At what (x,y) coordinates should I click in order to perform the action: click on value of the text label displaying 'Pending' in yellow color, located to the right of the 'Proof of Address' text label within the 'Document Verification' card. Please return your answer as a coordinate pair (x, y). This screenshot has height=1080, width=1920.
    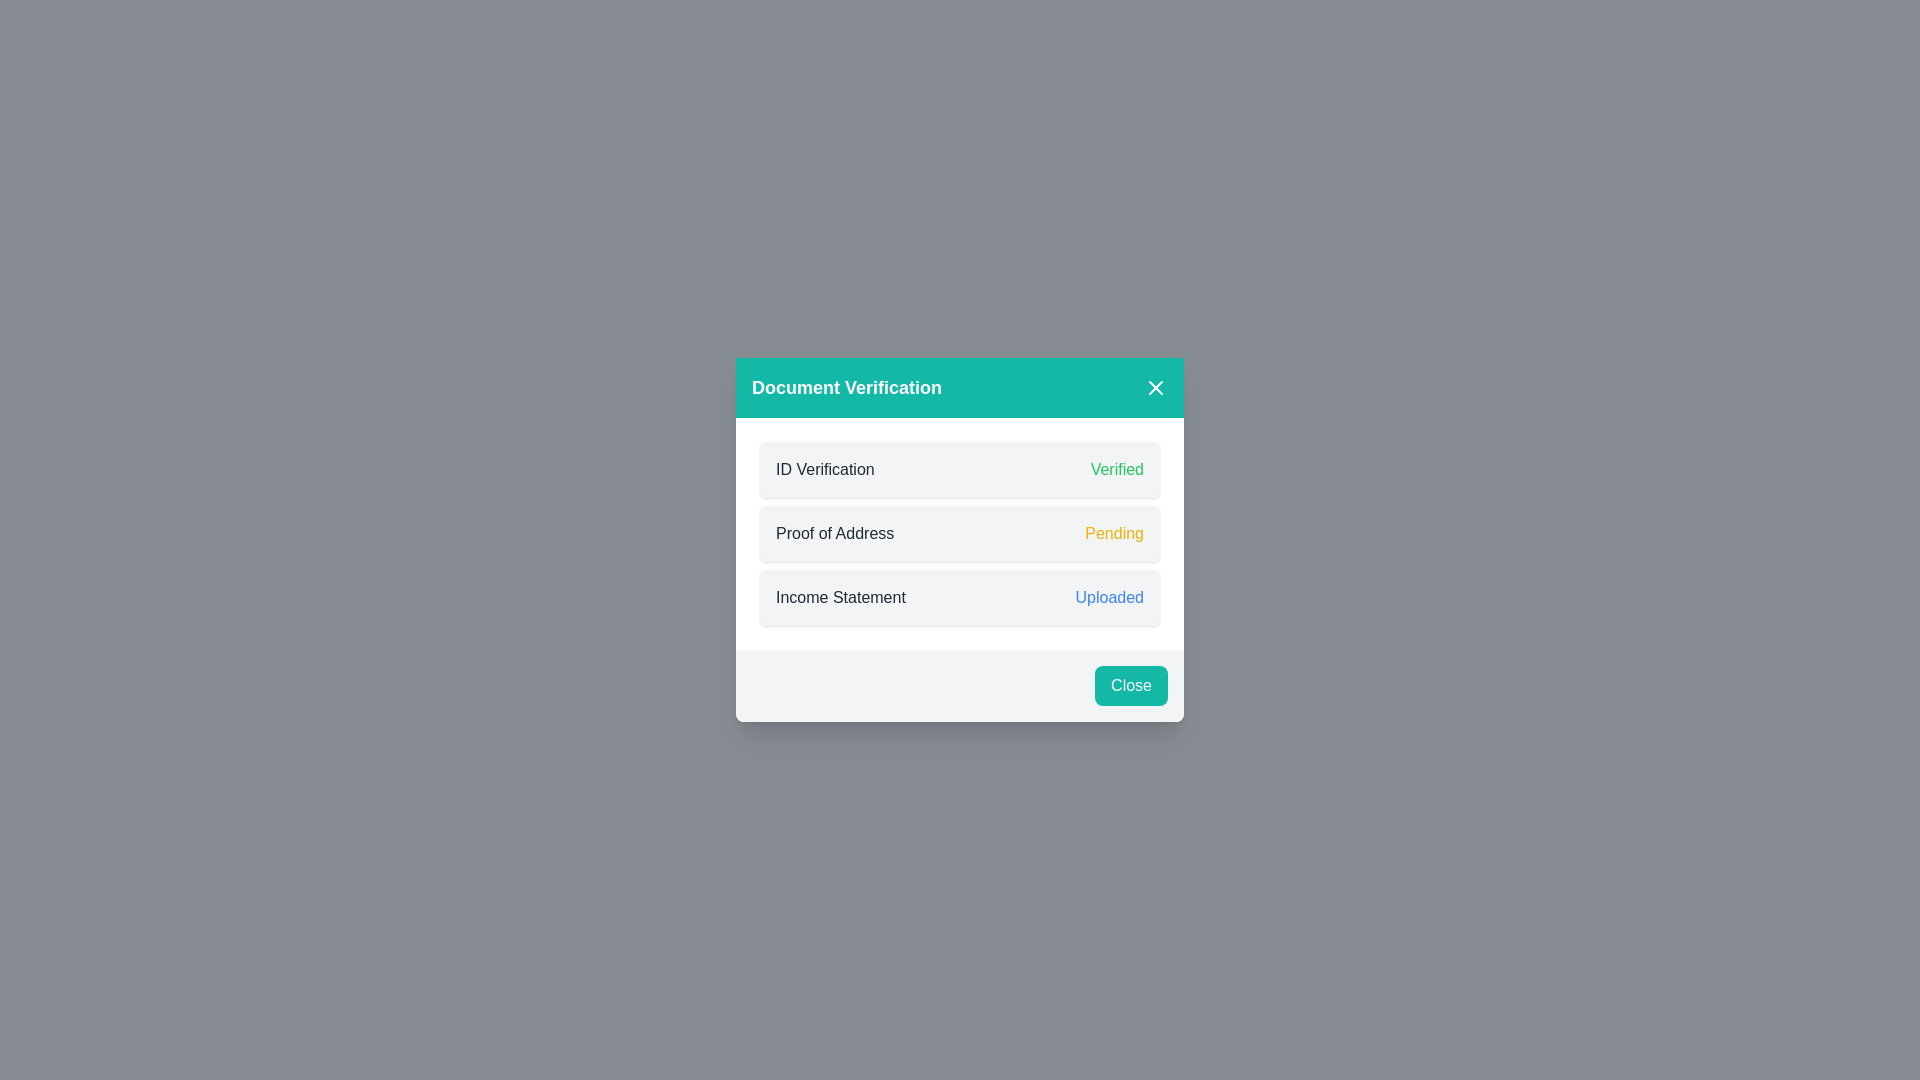
    Looking at the image, I should click on (1113, 532).